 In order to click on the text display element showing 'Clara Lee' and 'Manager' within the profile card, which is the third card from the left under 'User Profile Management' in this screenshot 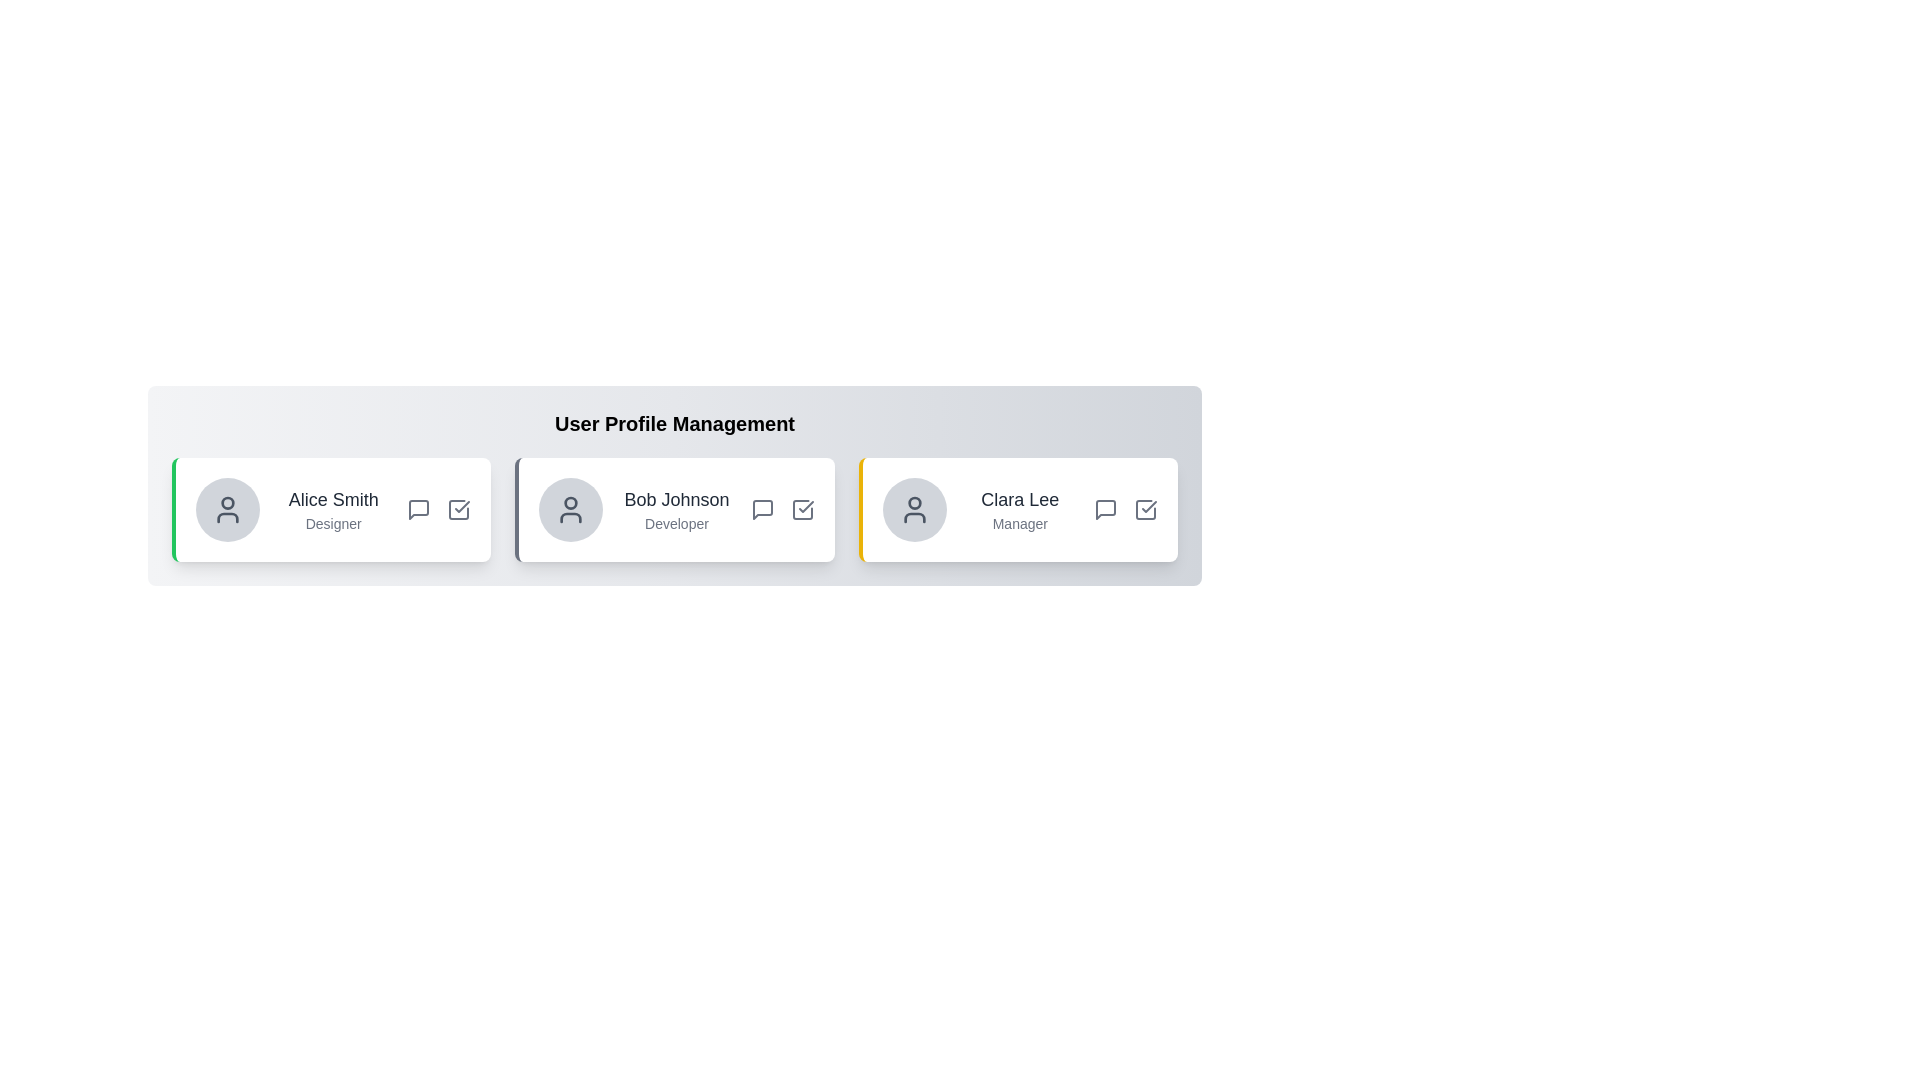, I will do `click(1020, 508)`.